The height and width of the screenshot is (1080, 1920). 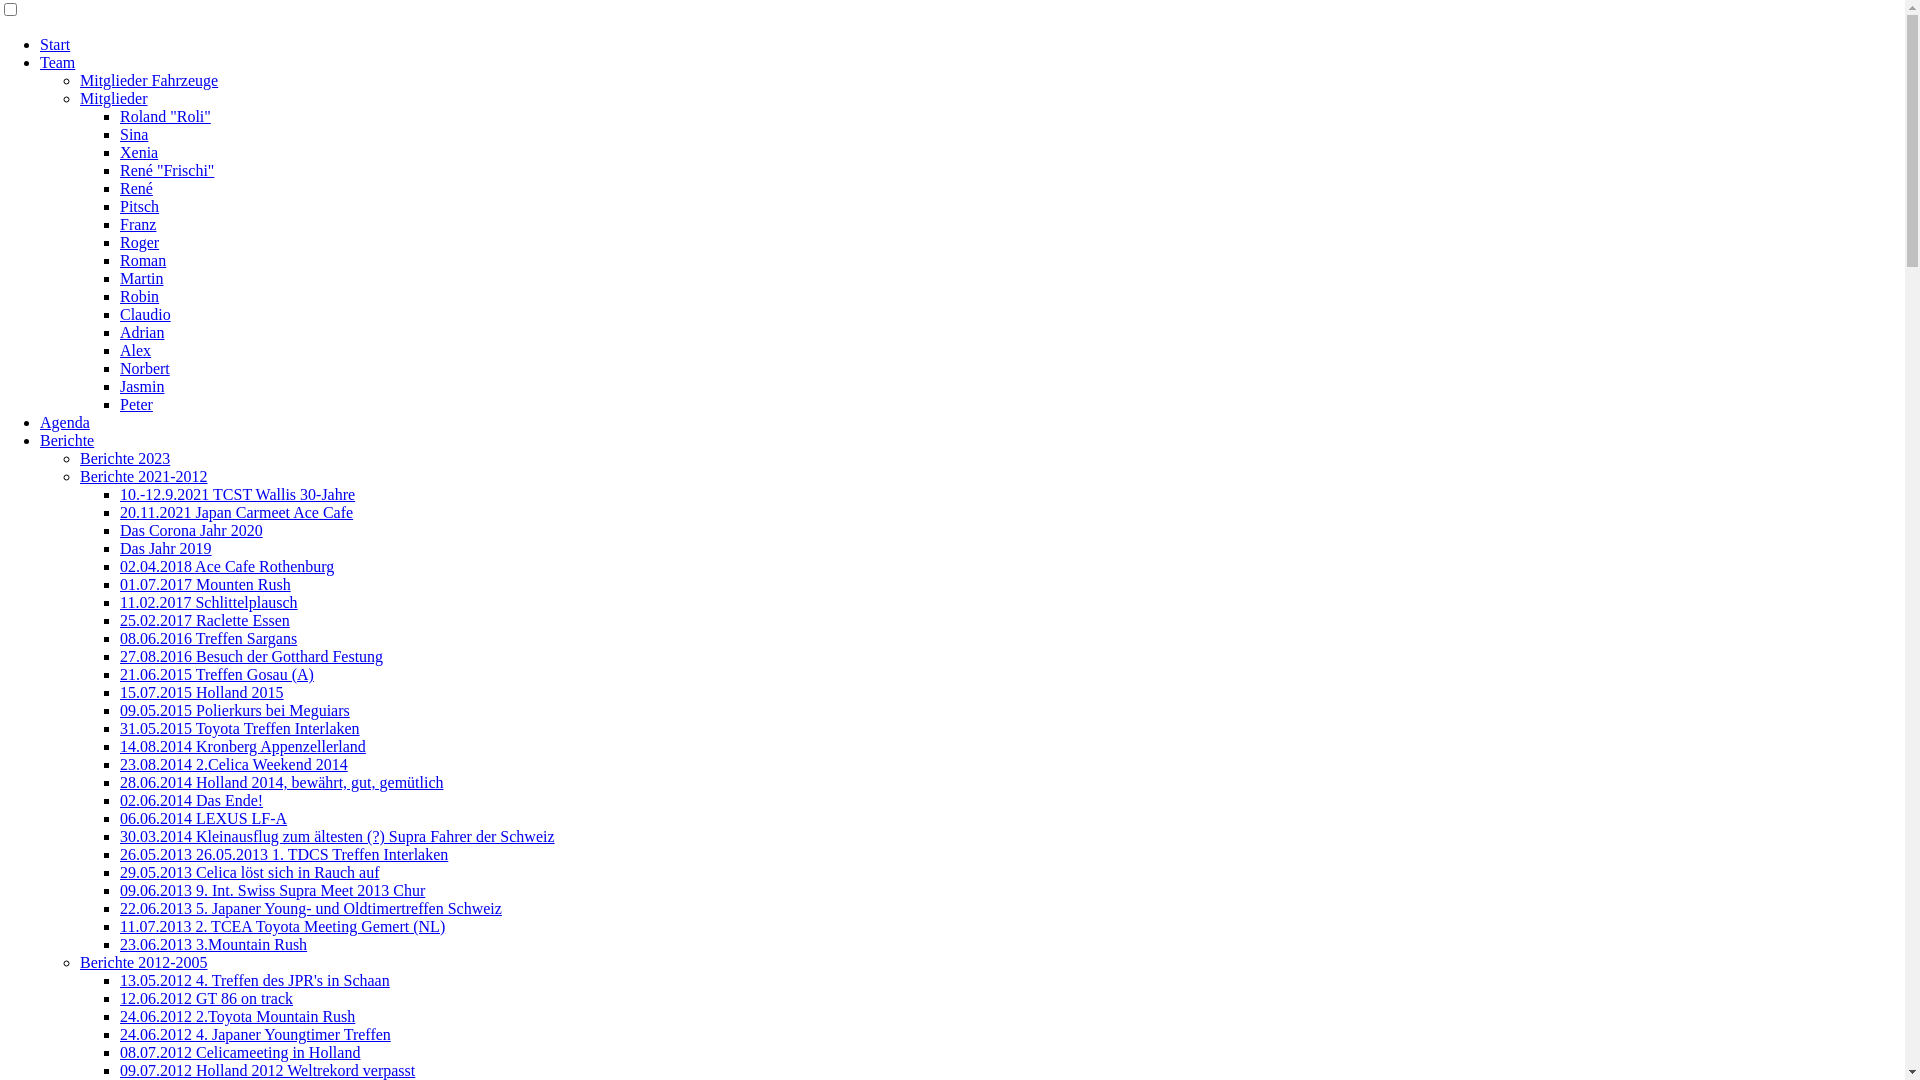 What do you see at coordinates (235, 709) in the screenshot?
I see `'09.05.2015 Polierkurs bei Meguiars'` at bounding box center [235, 709].